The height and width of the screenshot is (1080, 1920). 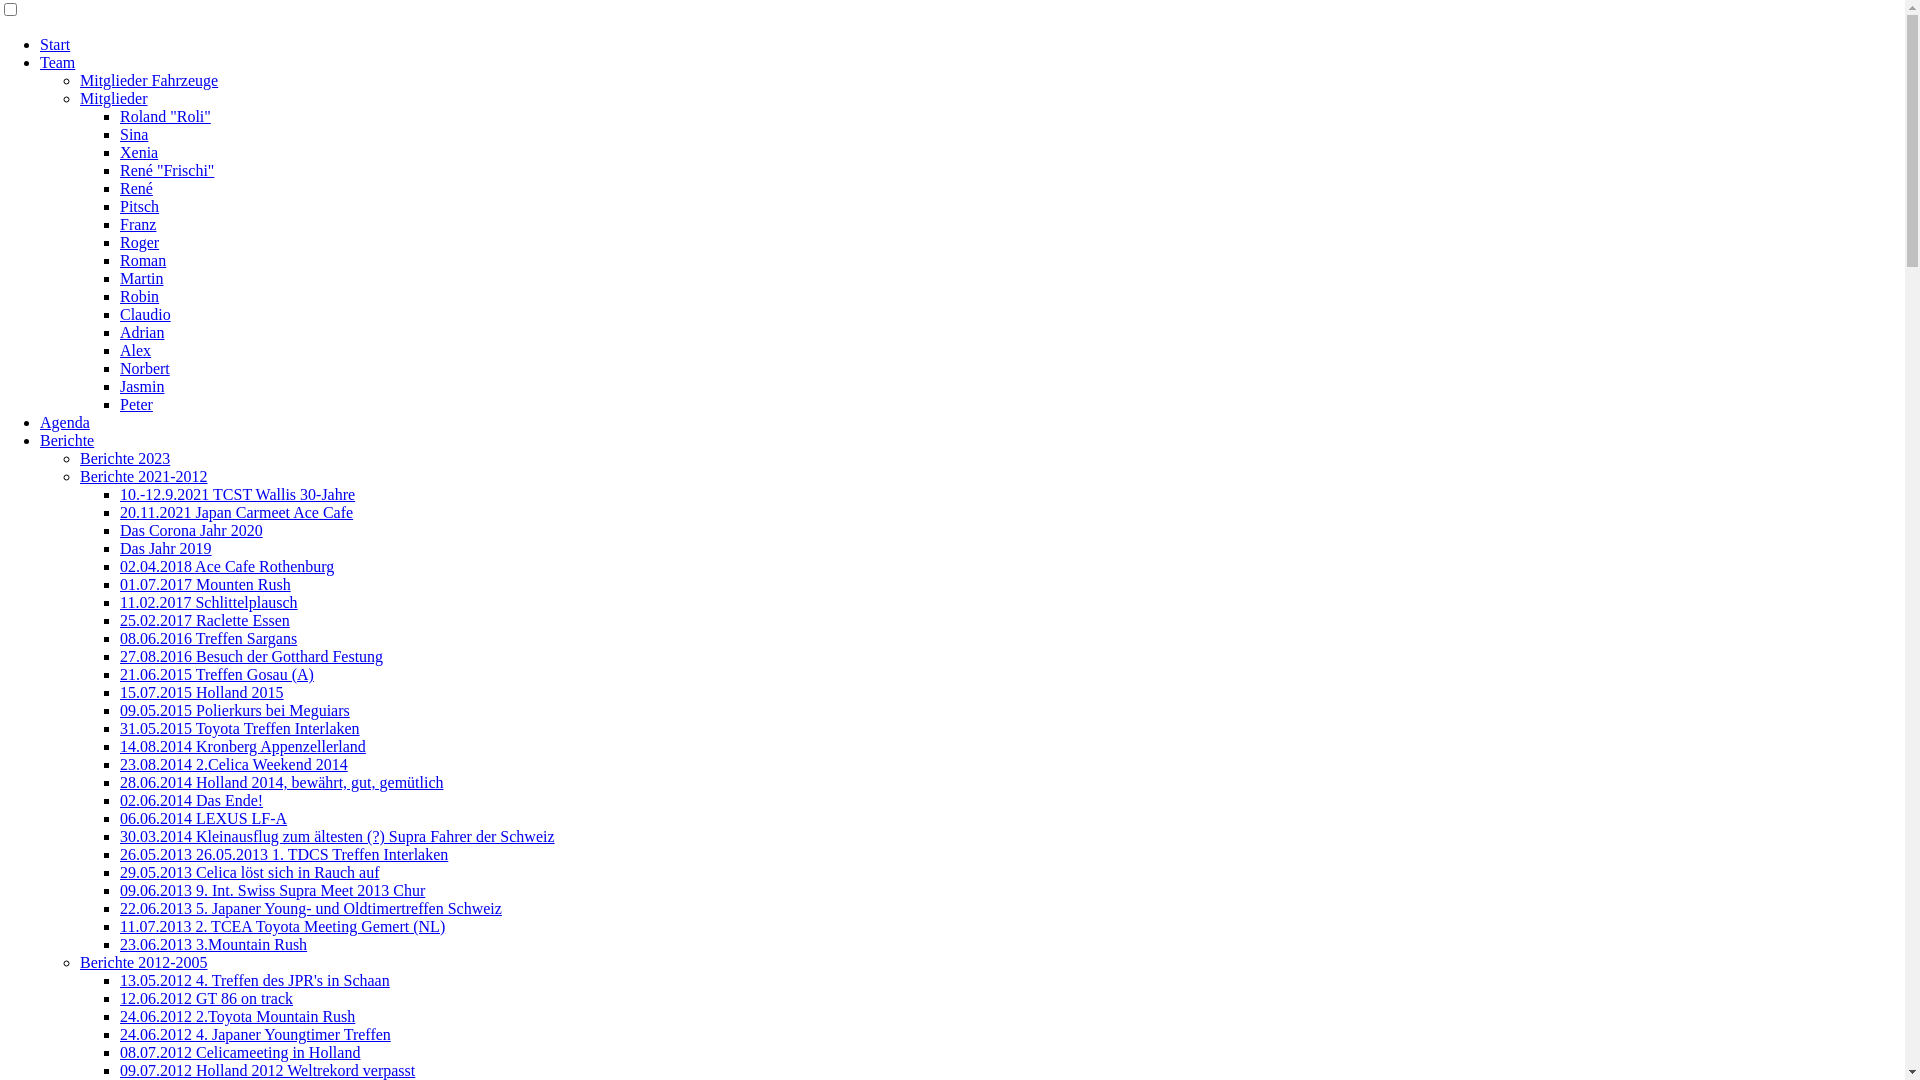 What do you see at coordinates (235, 709) in the screenshot?
I see `'09.05.2015 Polierkurs bei Meguiars'` at bounding box center [235, 709].